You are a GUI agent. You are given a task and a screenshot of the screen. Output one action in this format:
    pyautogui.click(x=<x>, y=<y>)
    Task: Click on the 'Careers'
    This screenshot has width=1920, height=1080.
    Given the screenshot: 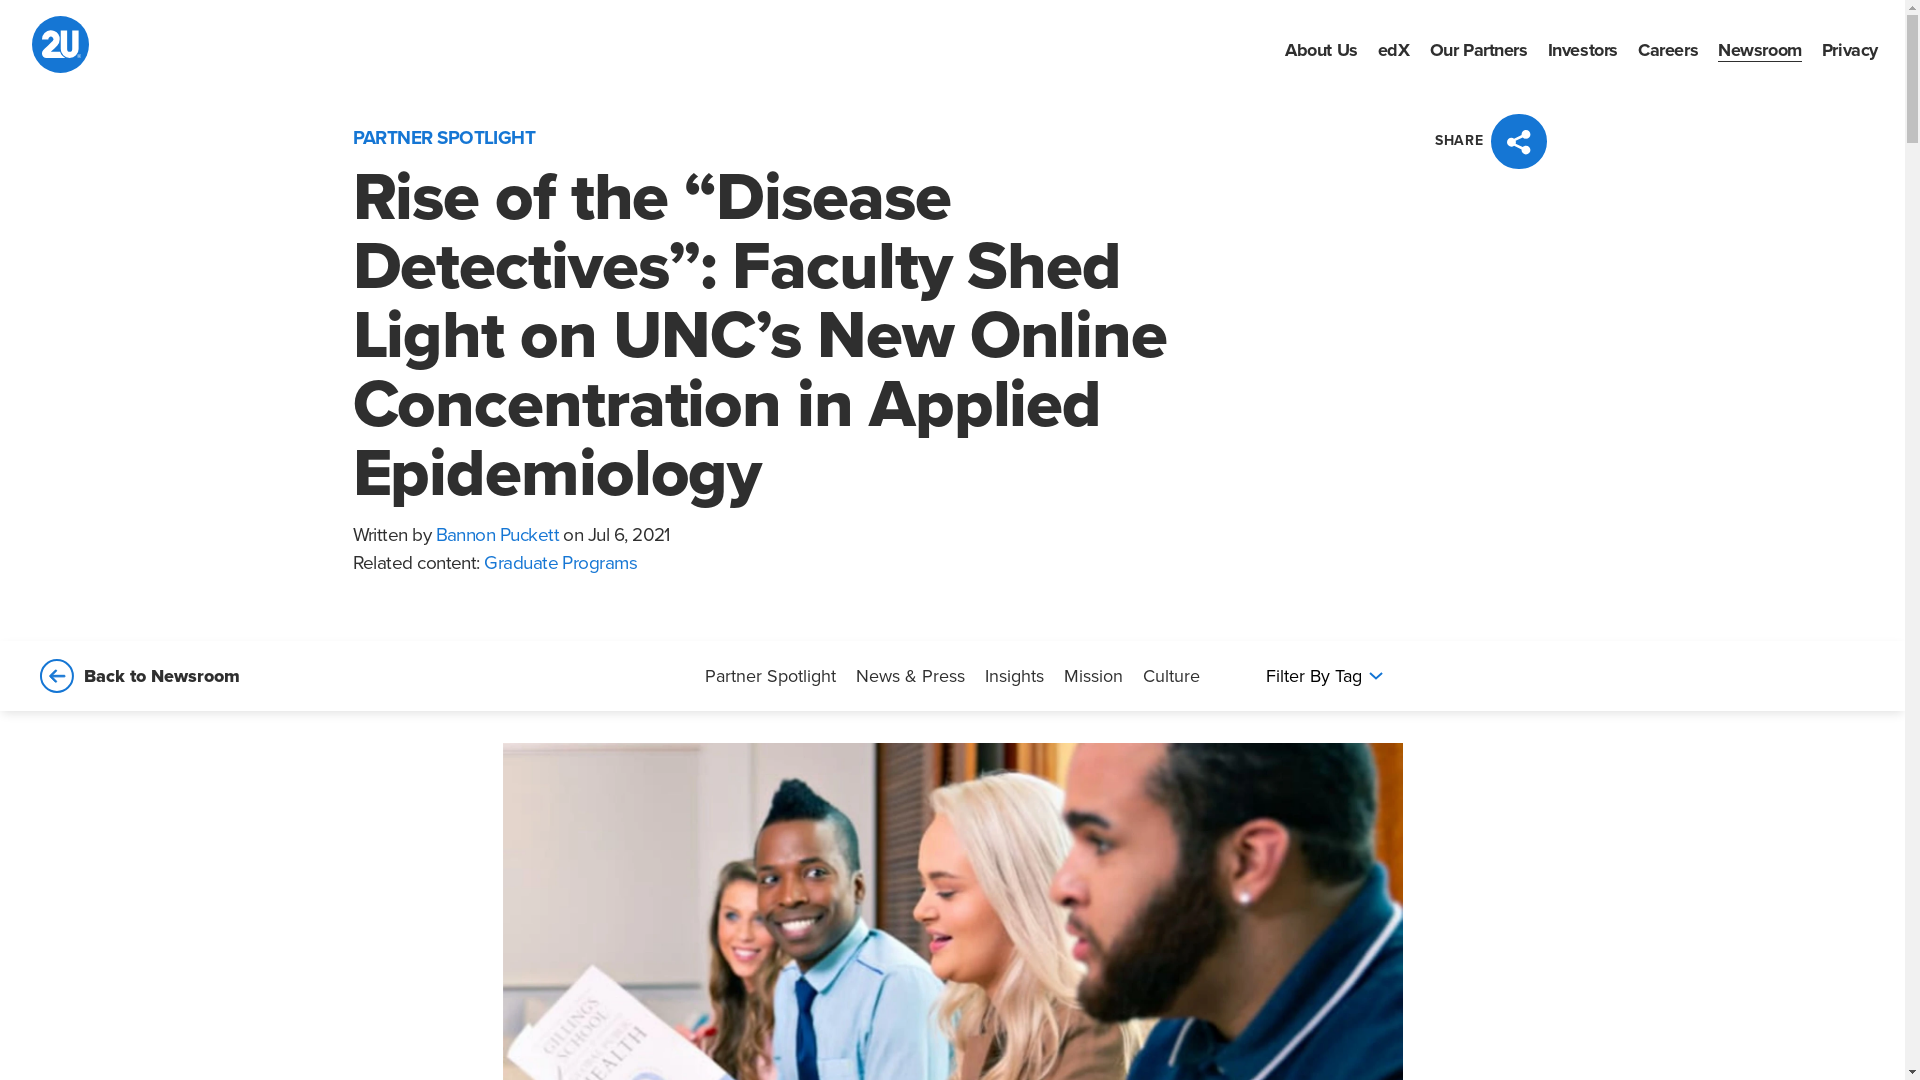 What is the action you would take?
    pyautogui.click(x=1668, y=48)
    